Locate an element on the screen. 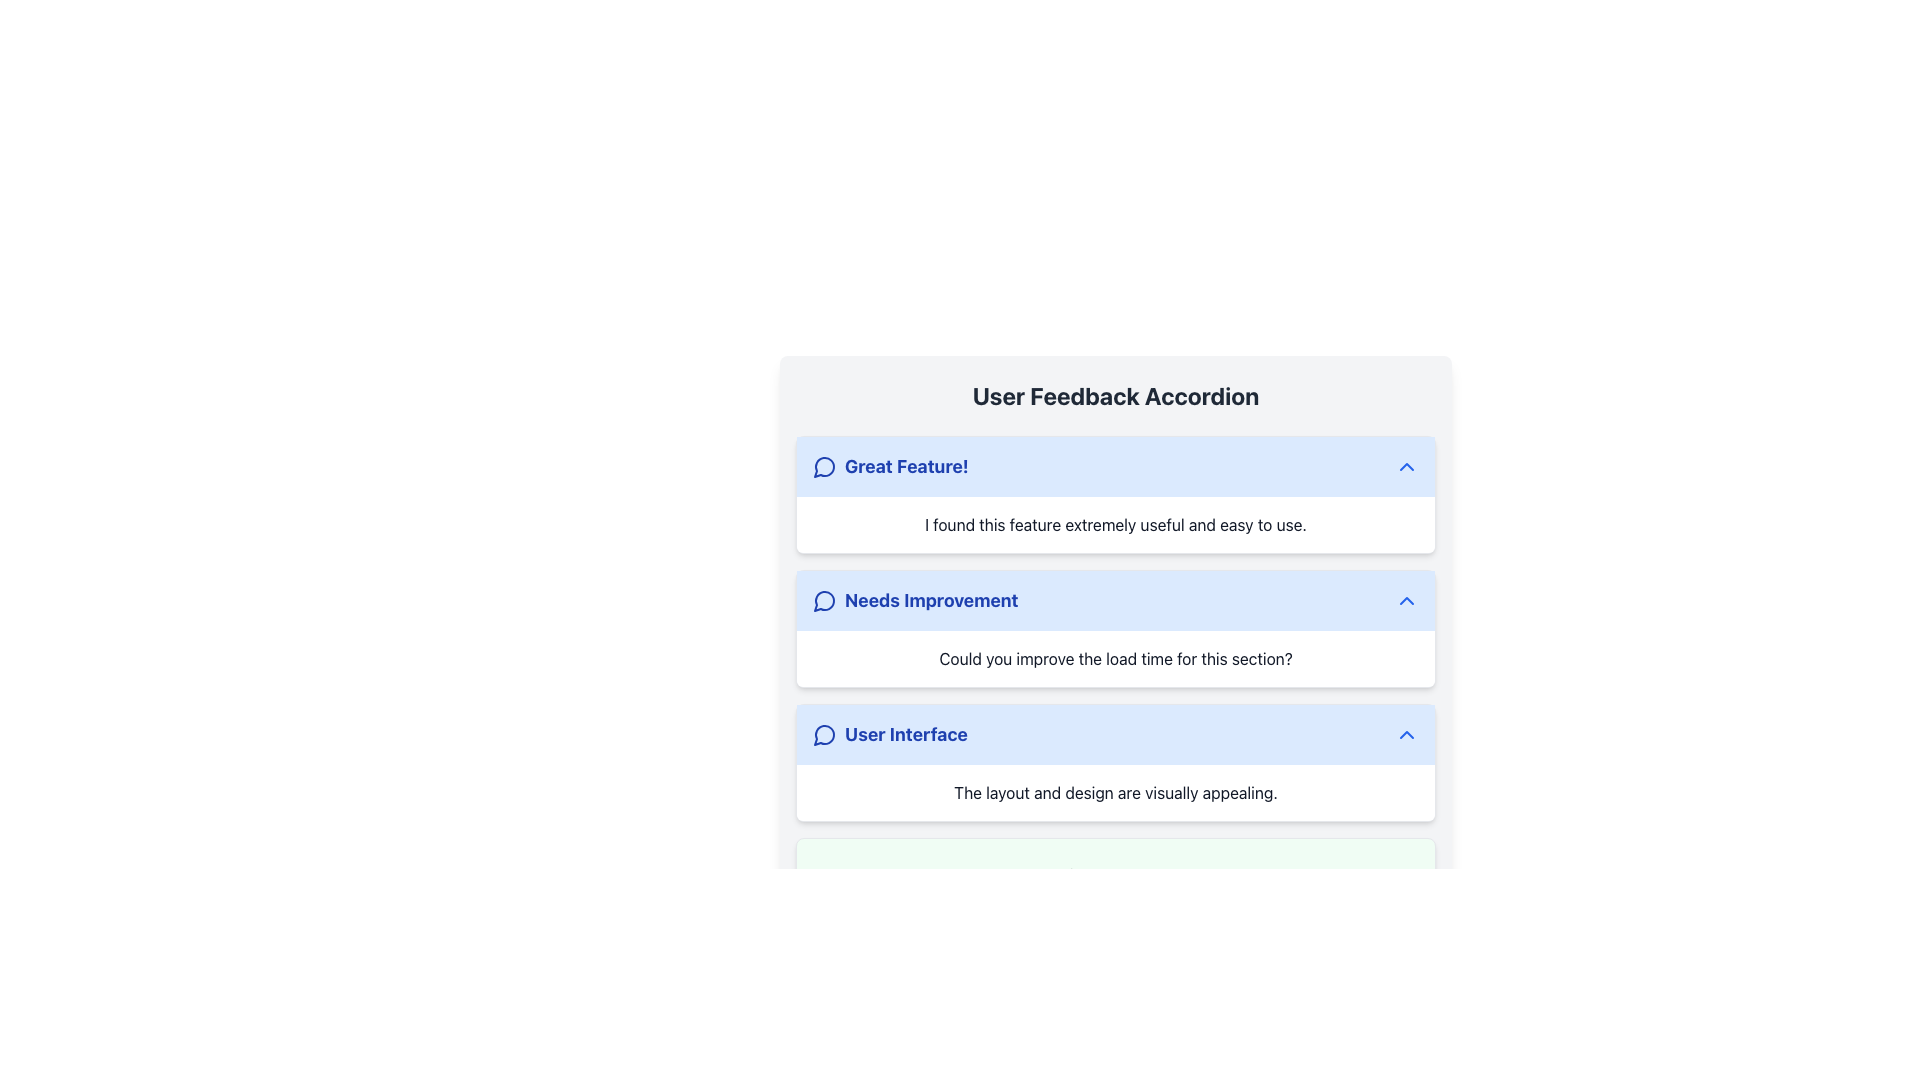  the leading icon in the 'User Interface' section, which is positioned at the leftmost side next to the text 'User Interface' is located at coordinates (825, 735).